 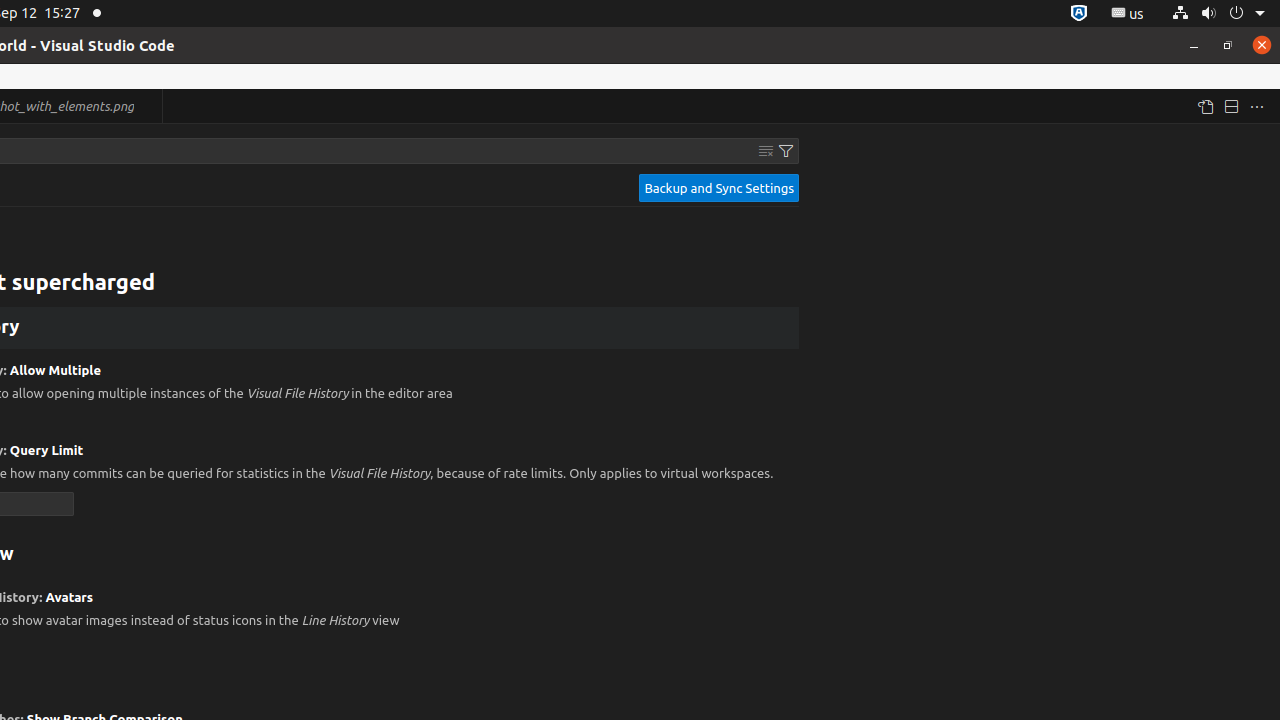 I want to click on 'Clear Settings Search Input', so click(x=764, y=149).